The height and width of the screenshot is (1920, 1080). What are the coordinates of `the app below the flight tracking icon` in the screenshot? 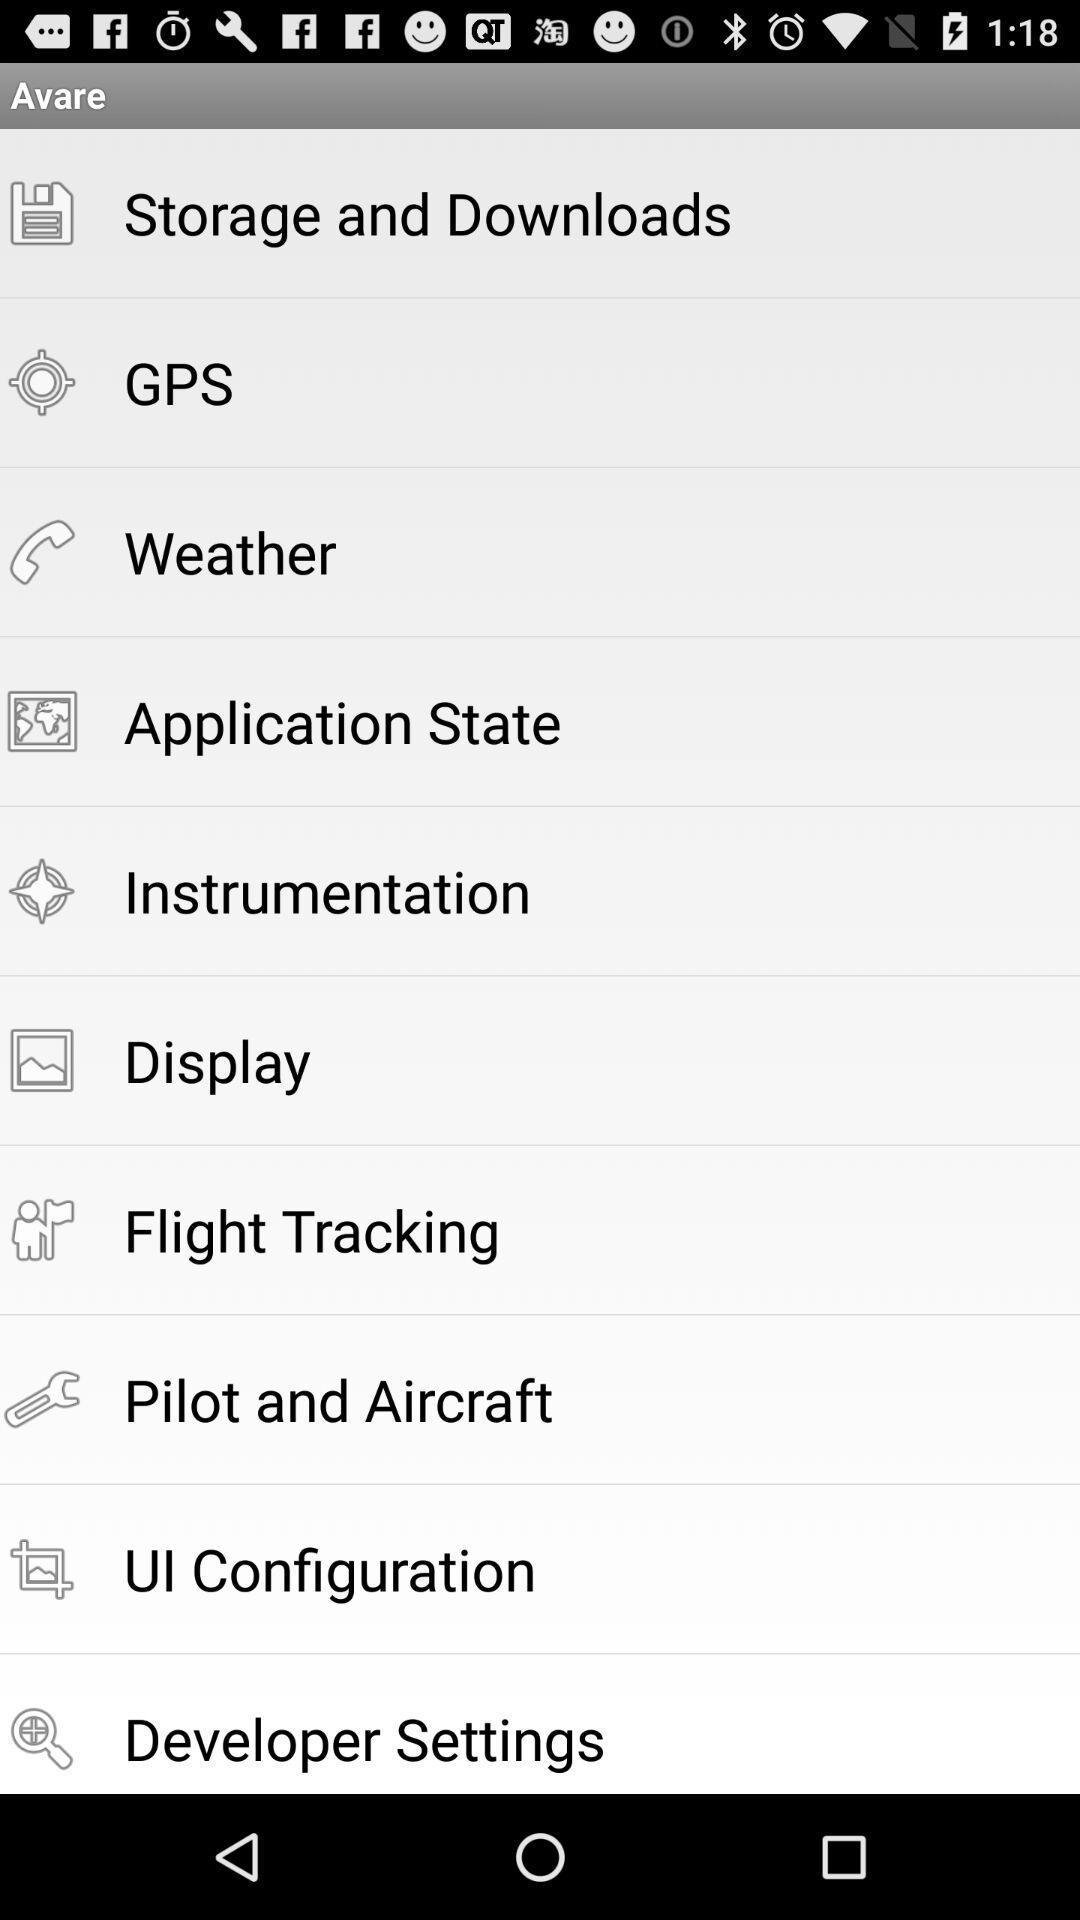 It's located at (337, 1398).